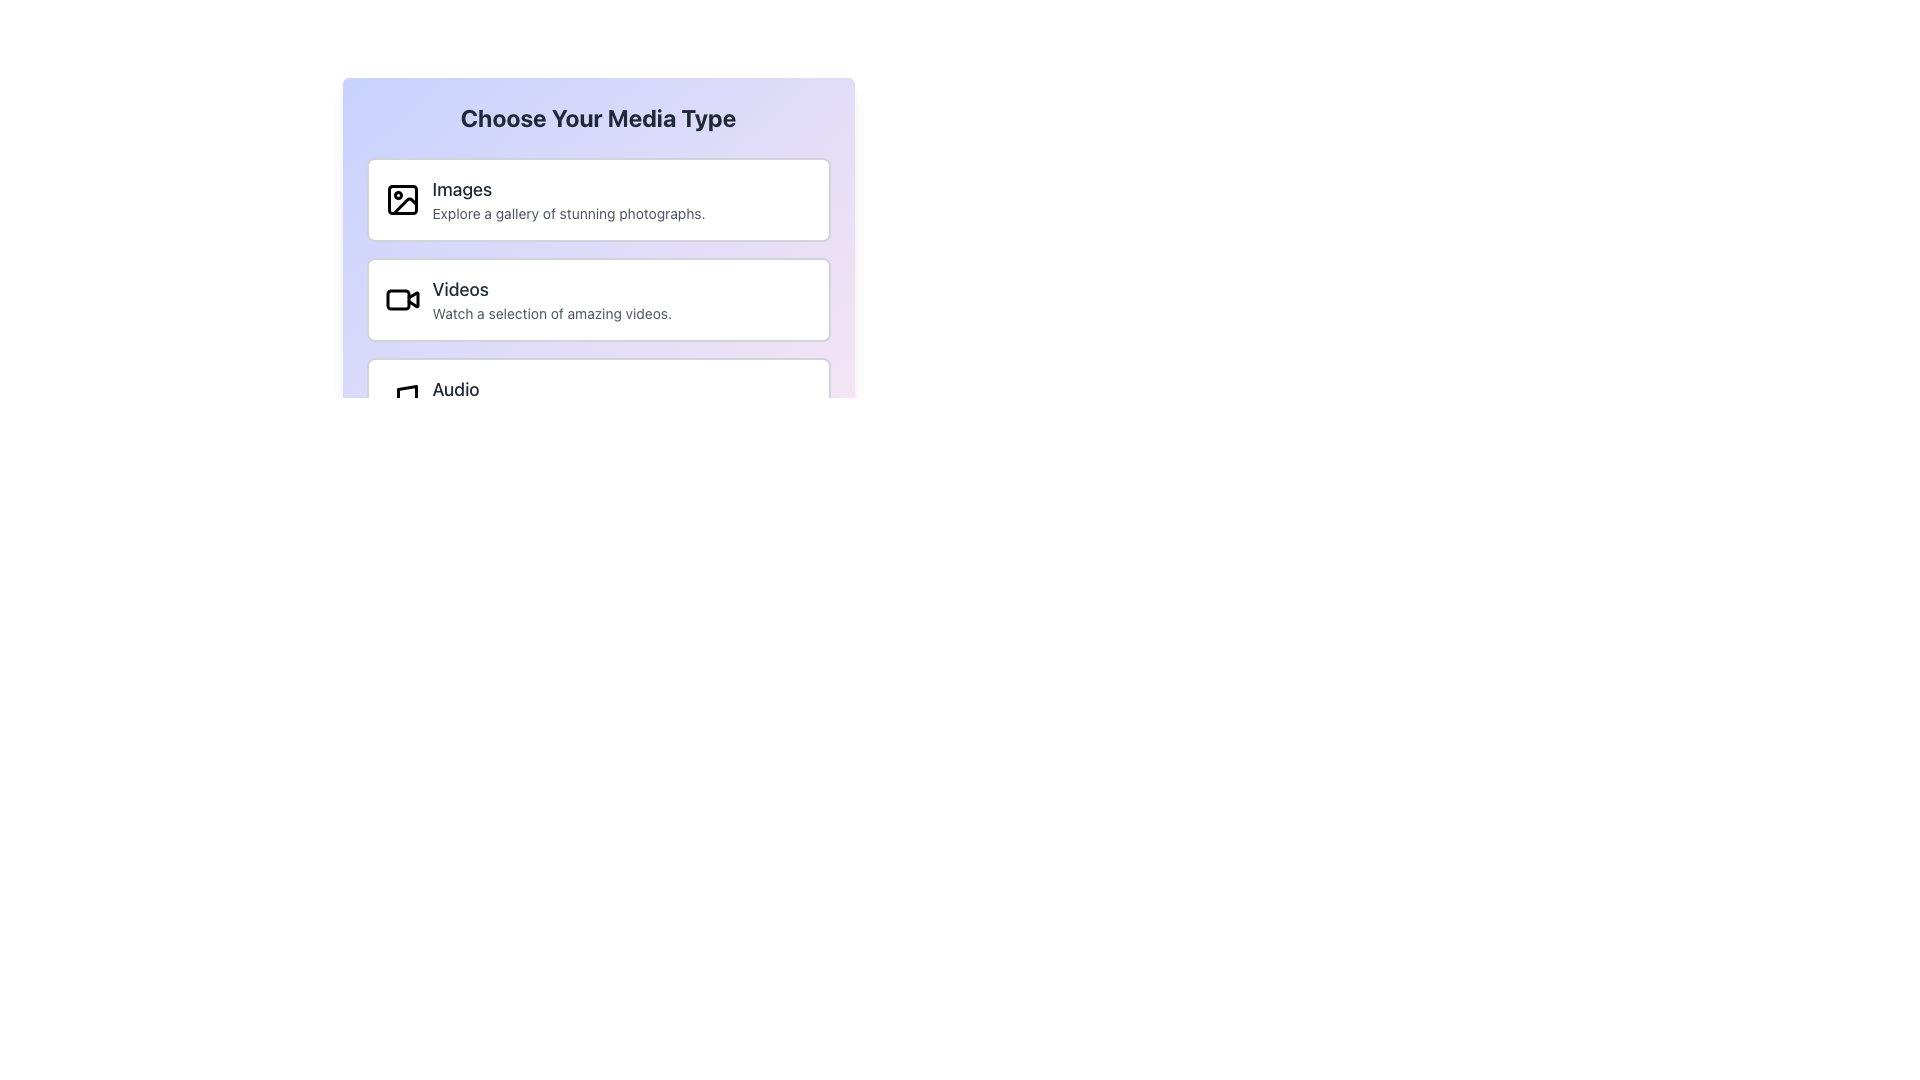 Image resolution: width=1920 pixels, height=1080 pixels. What do you see at coordinates (393, 407) in the screenshot?
I see `the circular element within the 'lucide-music' SVG icon located at the bottom-right of the interface, specifically the circle at the bottom-left of its siblings` at bounding box center [393, 407].